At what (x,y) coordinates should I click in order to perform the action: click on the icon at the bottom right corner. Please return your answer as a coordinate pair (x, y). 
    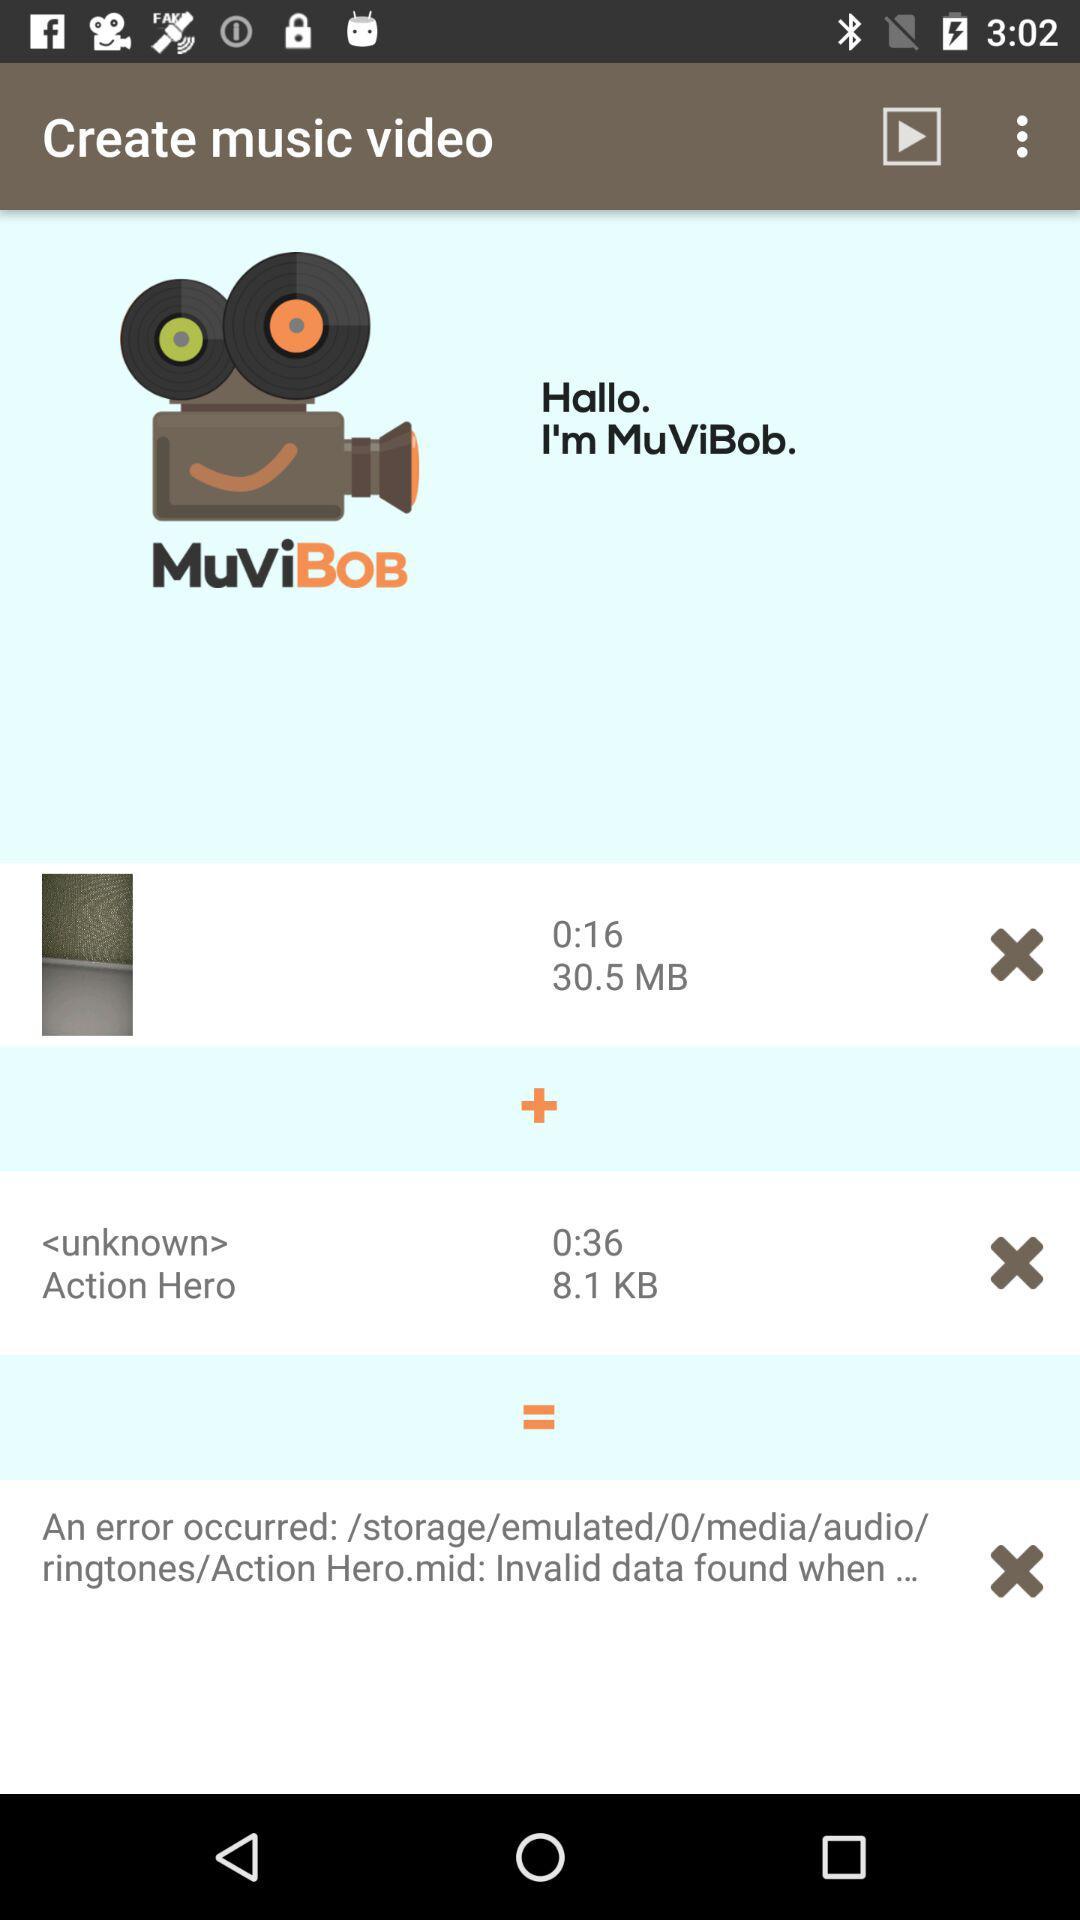
    Looking at the image, I should click on (1017, 1570).